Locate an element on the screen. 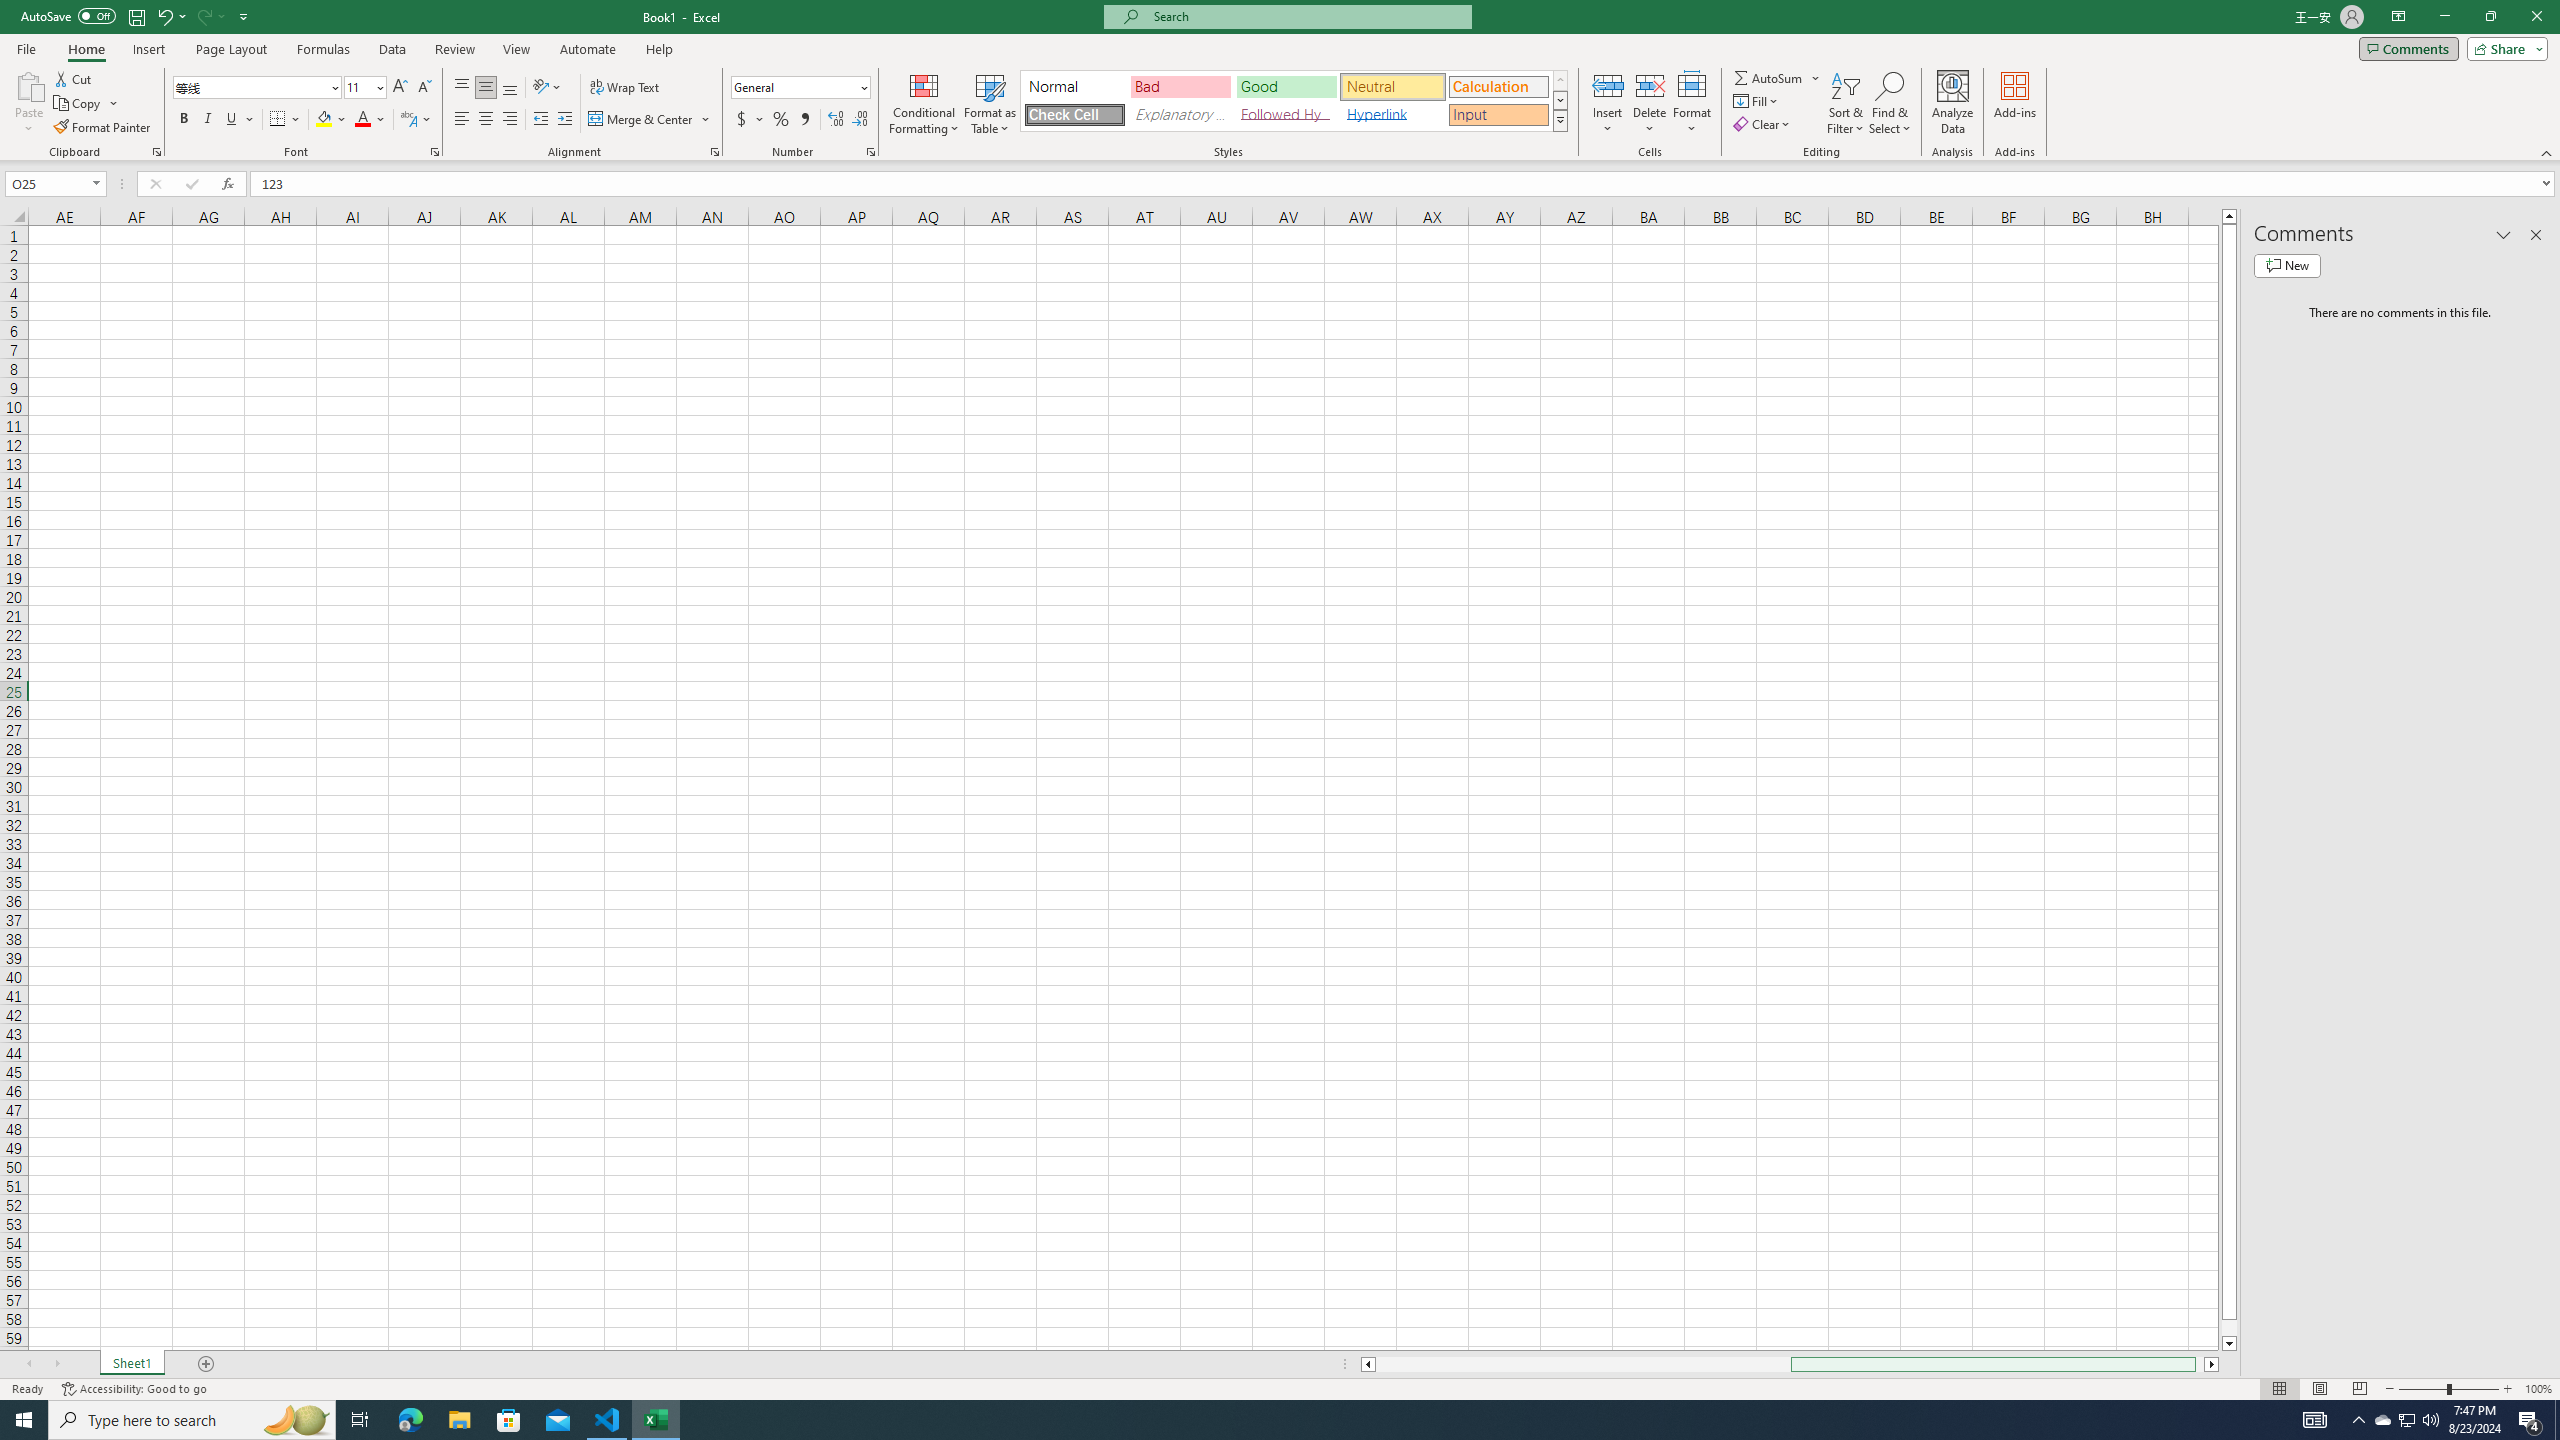 Image resolution: width=2560 pixels, height=1440 pixels. 'Italic' is located at coordinates (207, 118).